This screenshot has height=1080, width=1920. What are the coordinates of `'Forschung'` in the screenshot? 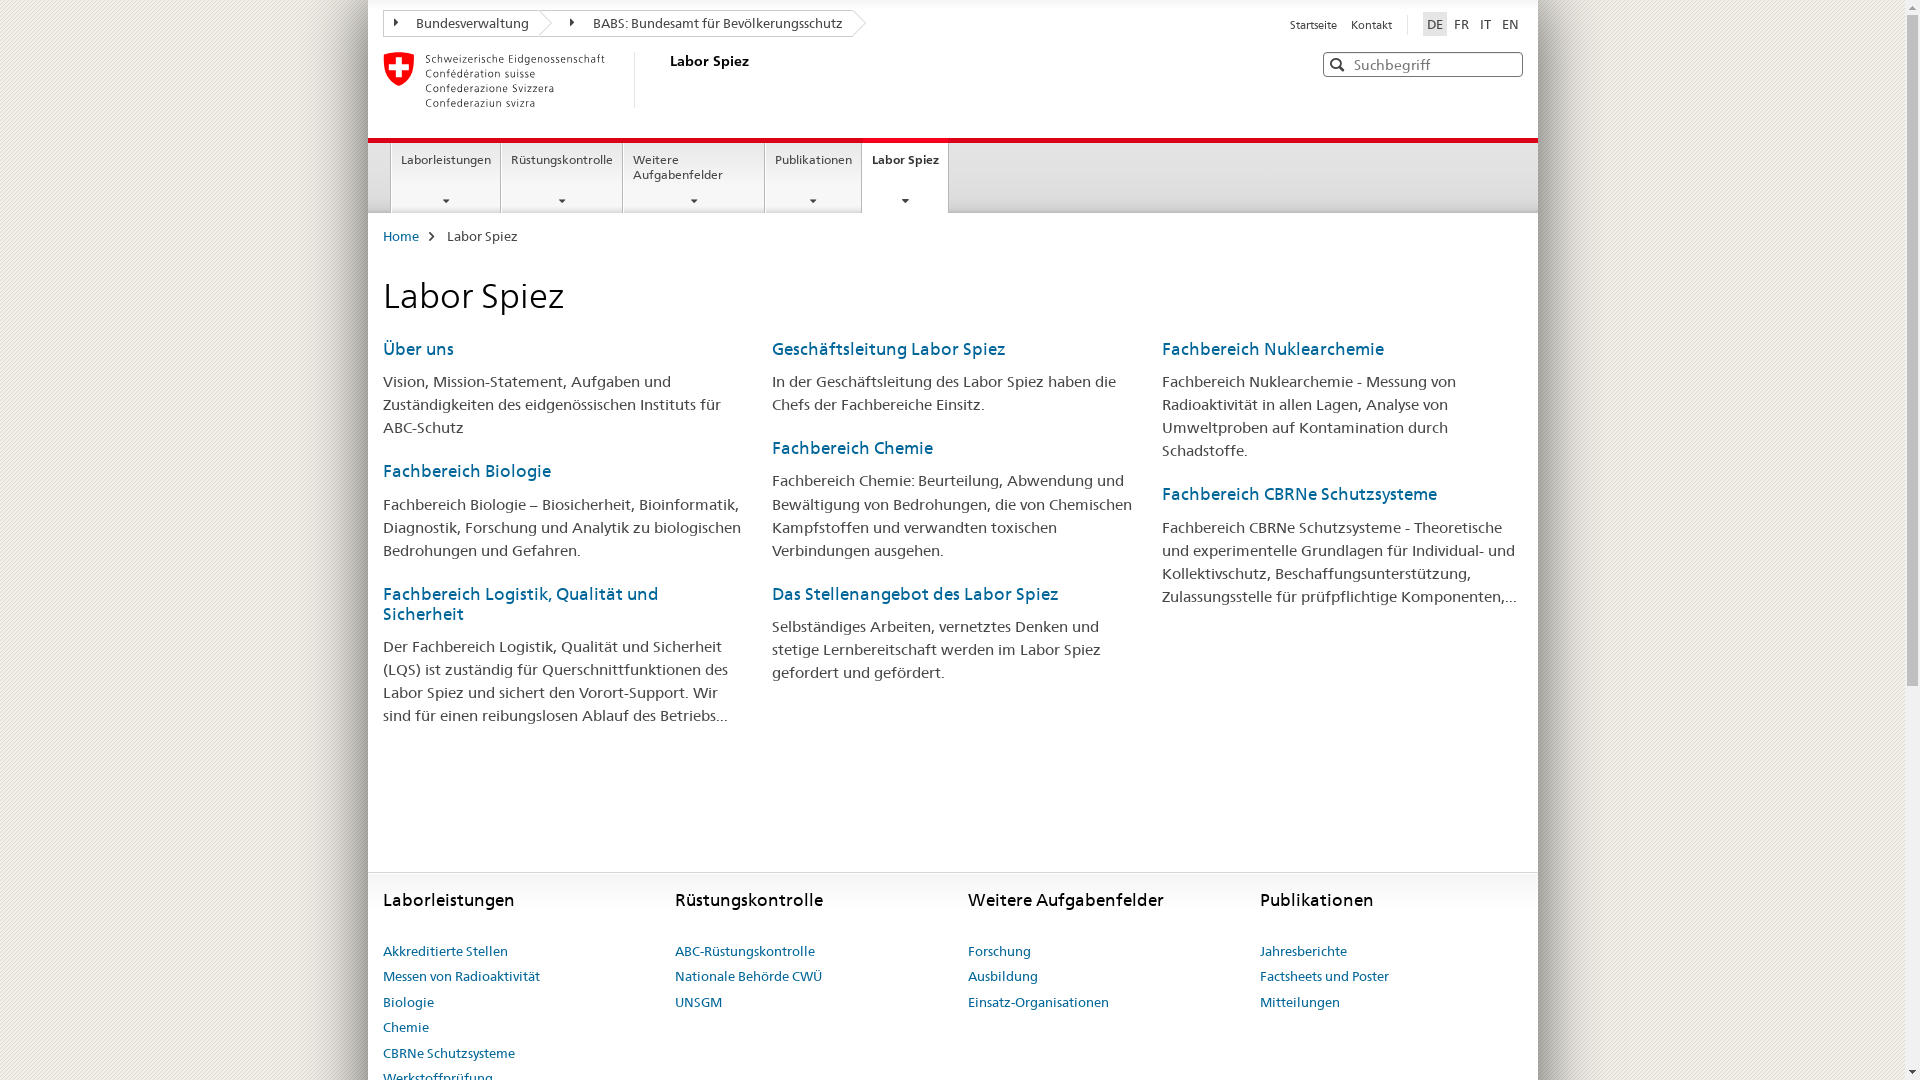 It's located at (999, 951).